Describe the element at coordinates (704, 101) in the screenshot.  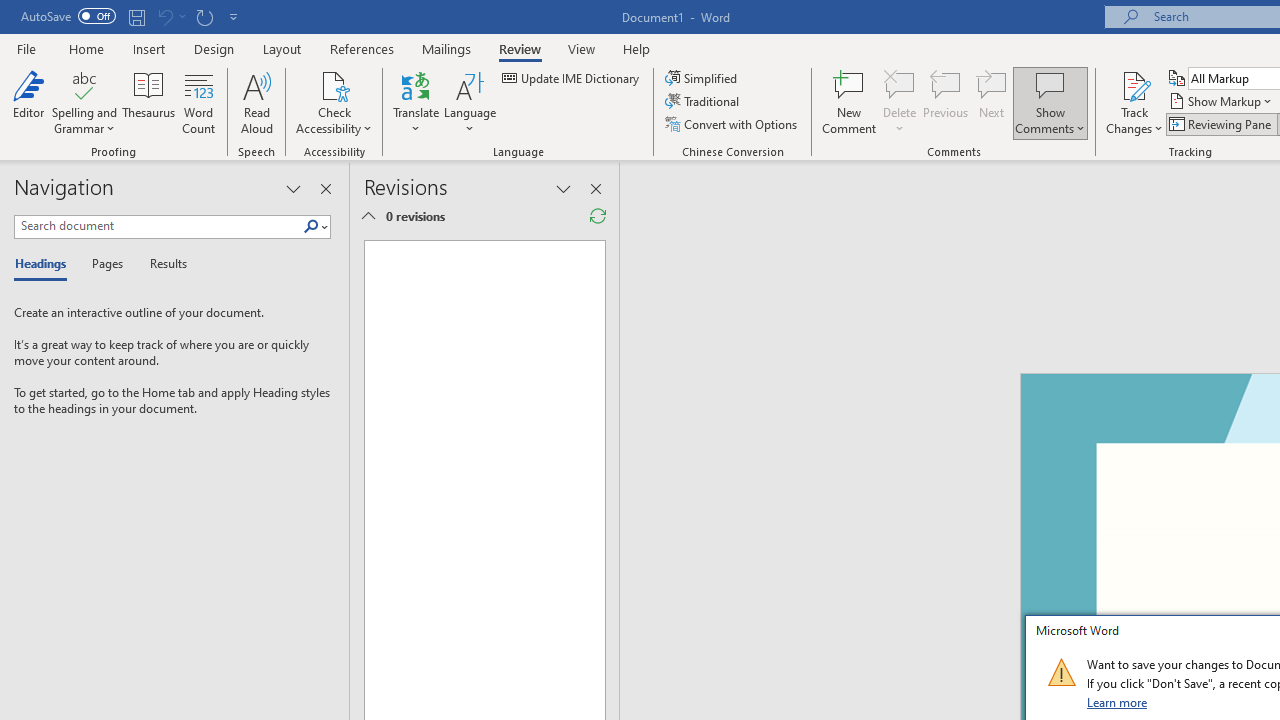
I see `'Traditional'` at that location.